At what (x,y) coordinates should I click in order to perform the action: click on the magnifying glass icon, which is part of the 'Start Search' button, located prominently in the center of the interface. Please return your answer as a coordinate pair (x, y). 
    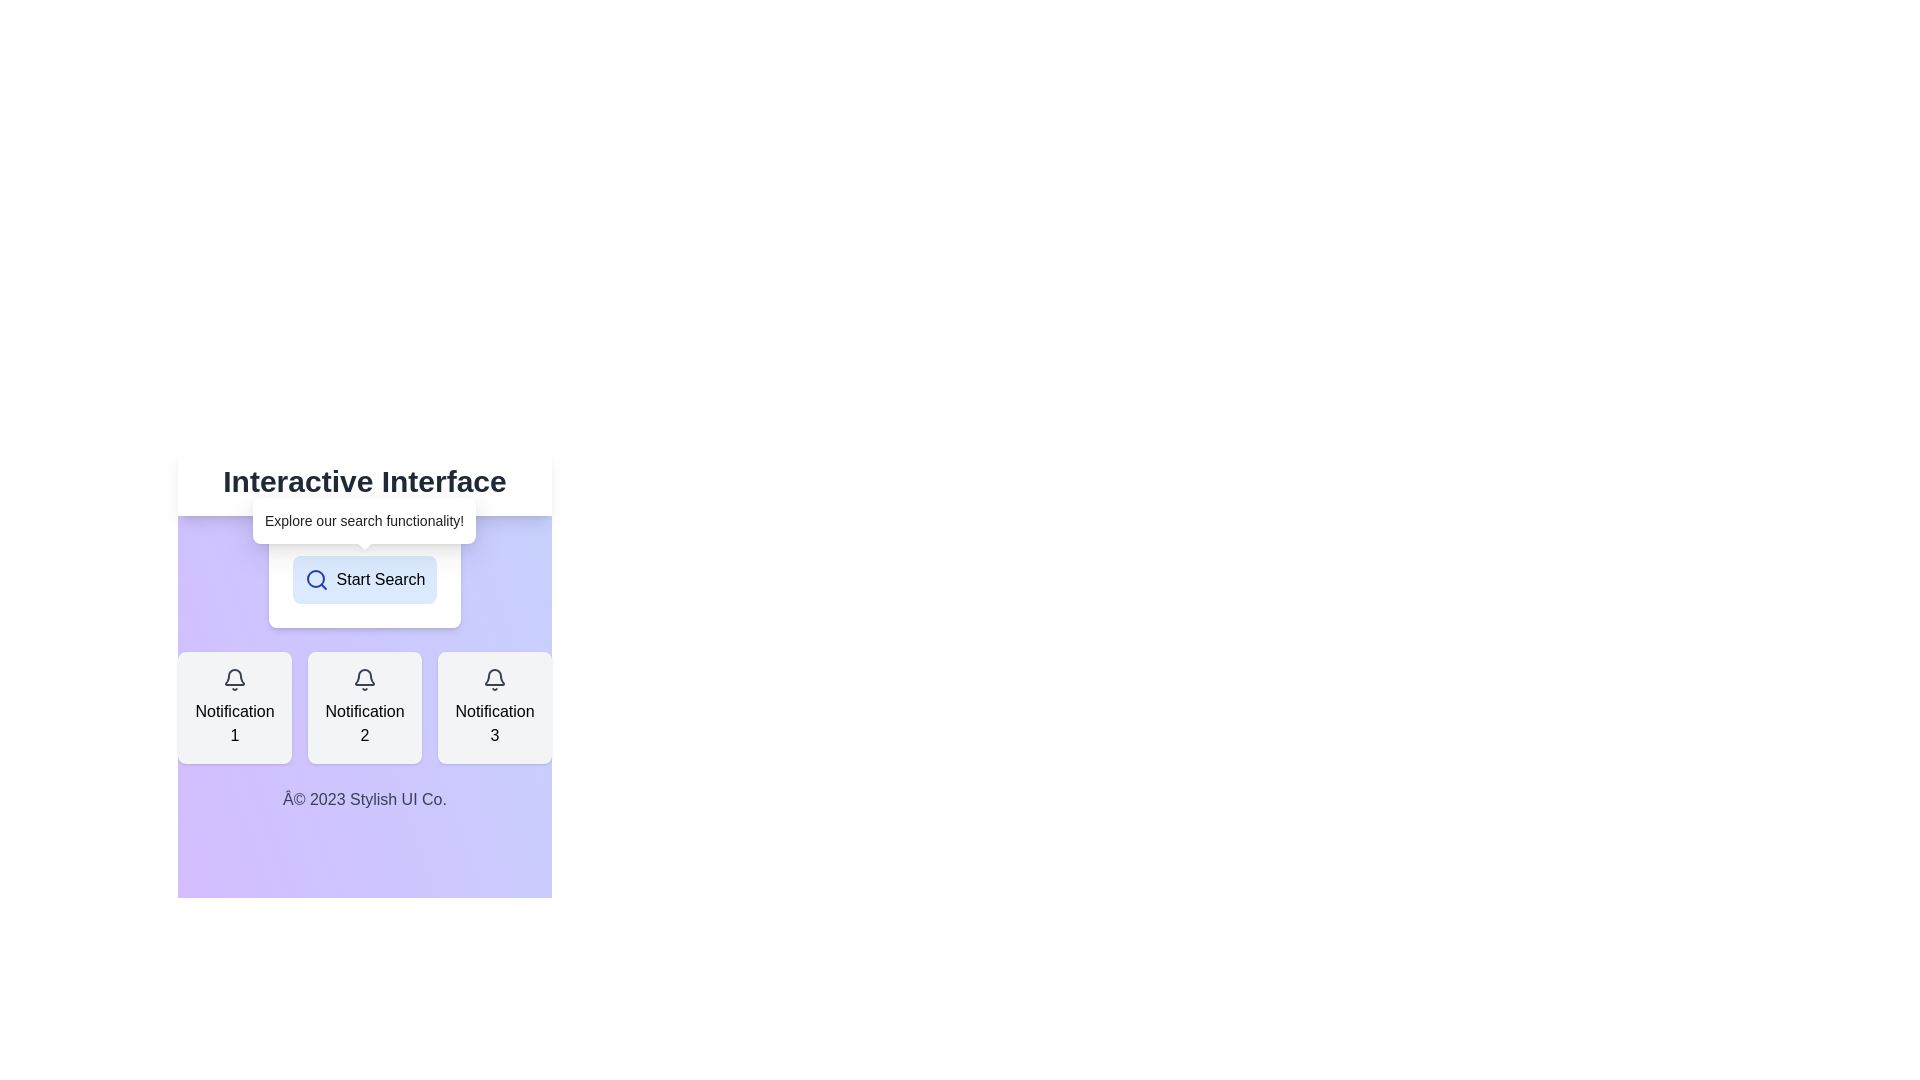
    Looking at the image, I should click on (315, 579).